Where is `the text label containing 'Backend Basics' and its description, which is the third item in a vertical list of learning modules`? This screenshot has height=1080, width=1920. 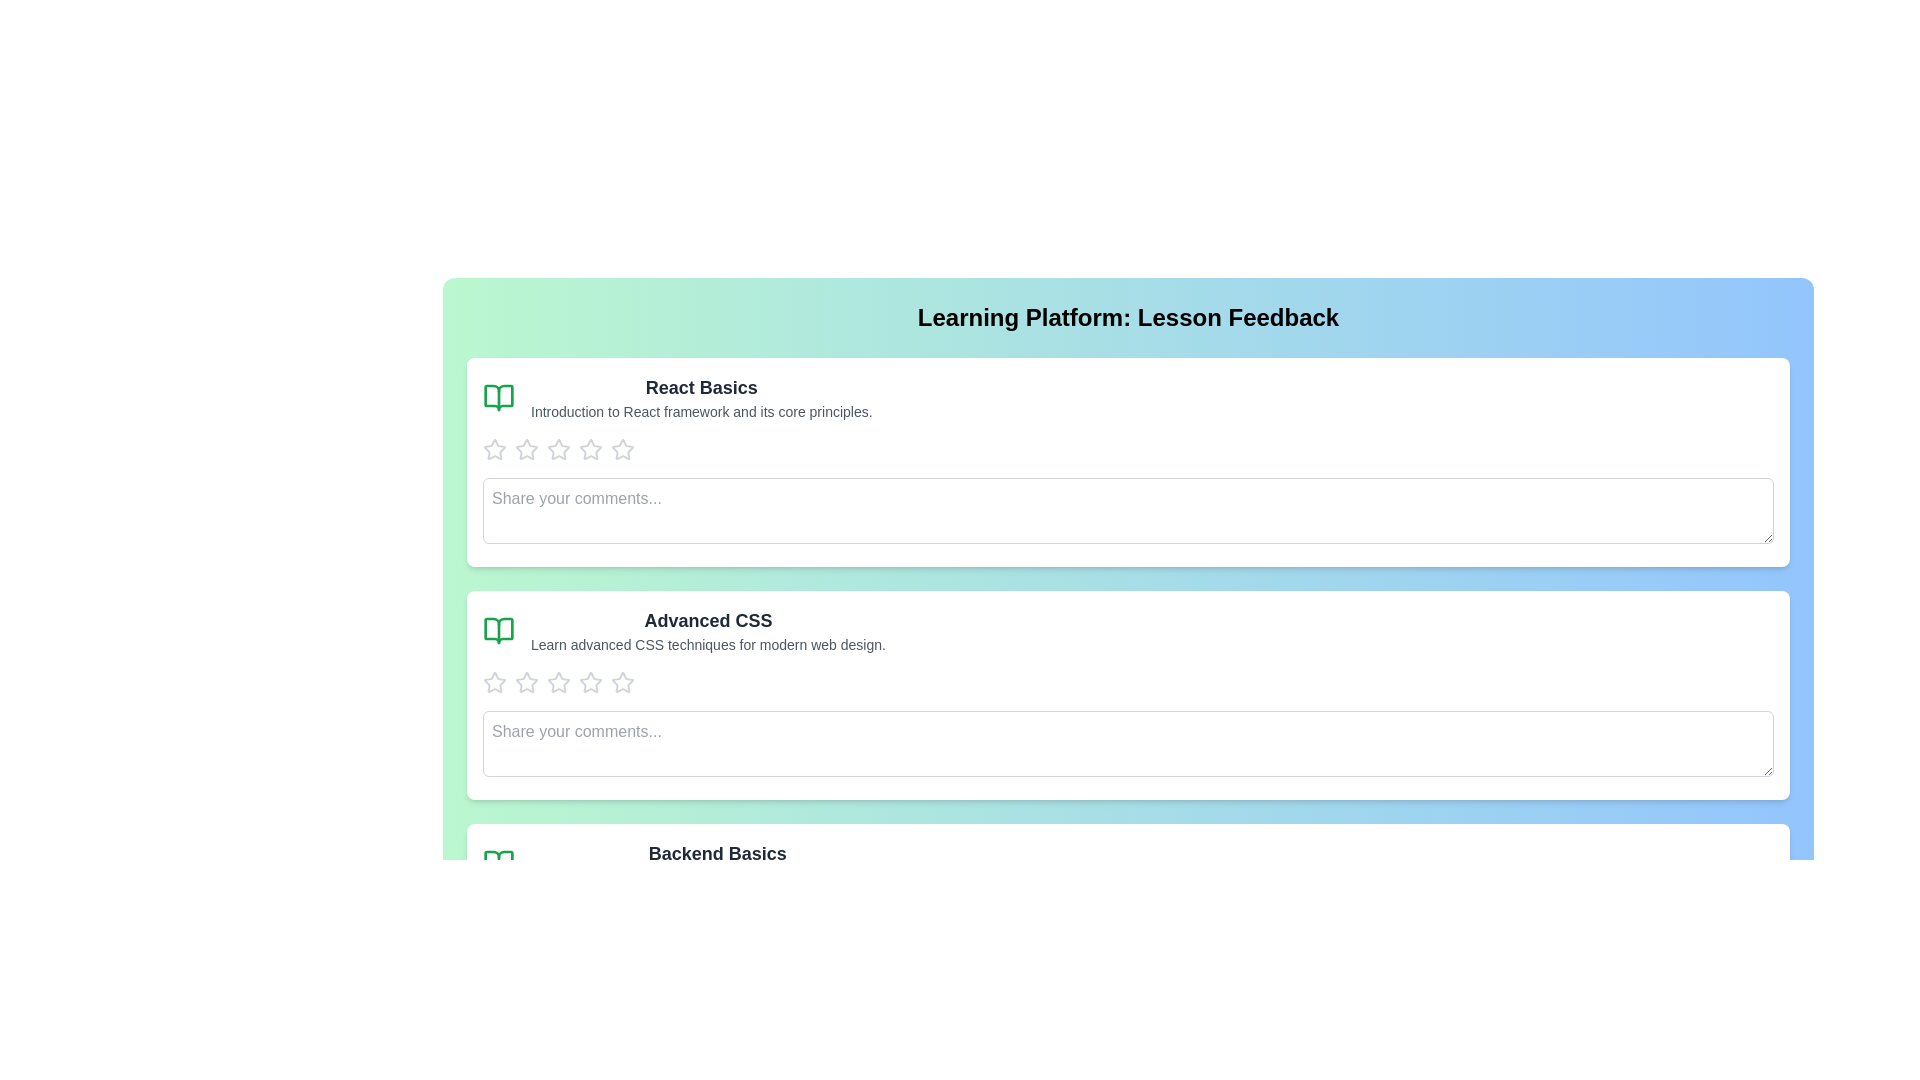
the text label containing 'Backend Basics' and its description, which is the third item in a vertical list of learning modules is located at coordinates (717, 863).